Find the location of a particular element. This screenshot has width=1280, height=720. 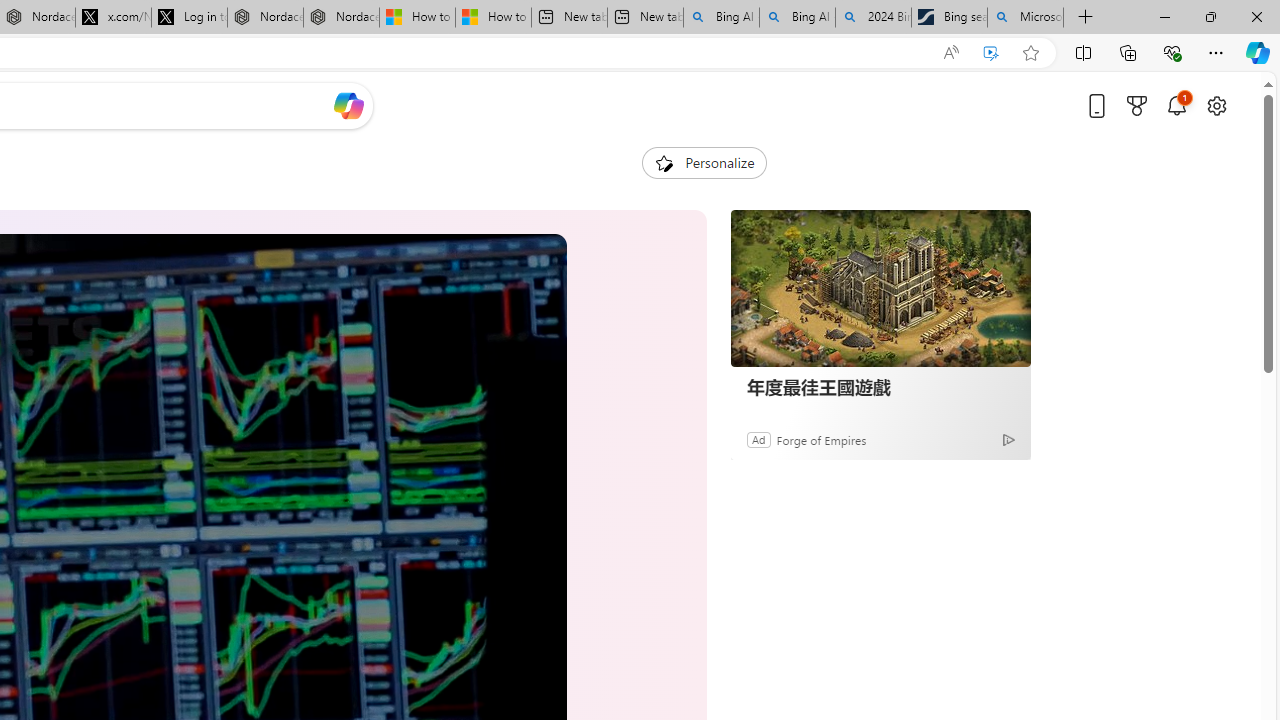

'Microsoft Bing Timeline - Search' is located at coordinates (1025, 17).